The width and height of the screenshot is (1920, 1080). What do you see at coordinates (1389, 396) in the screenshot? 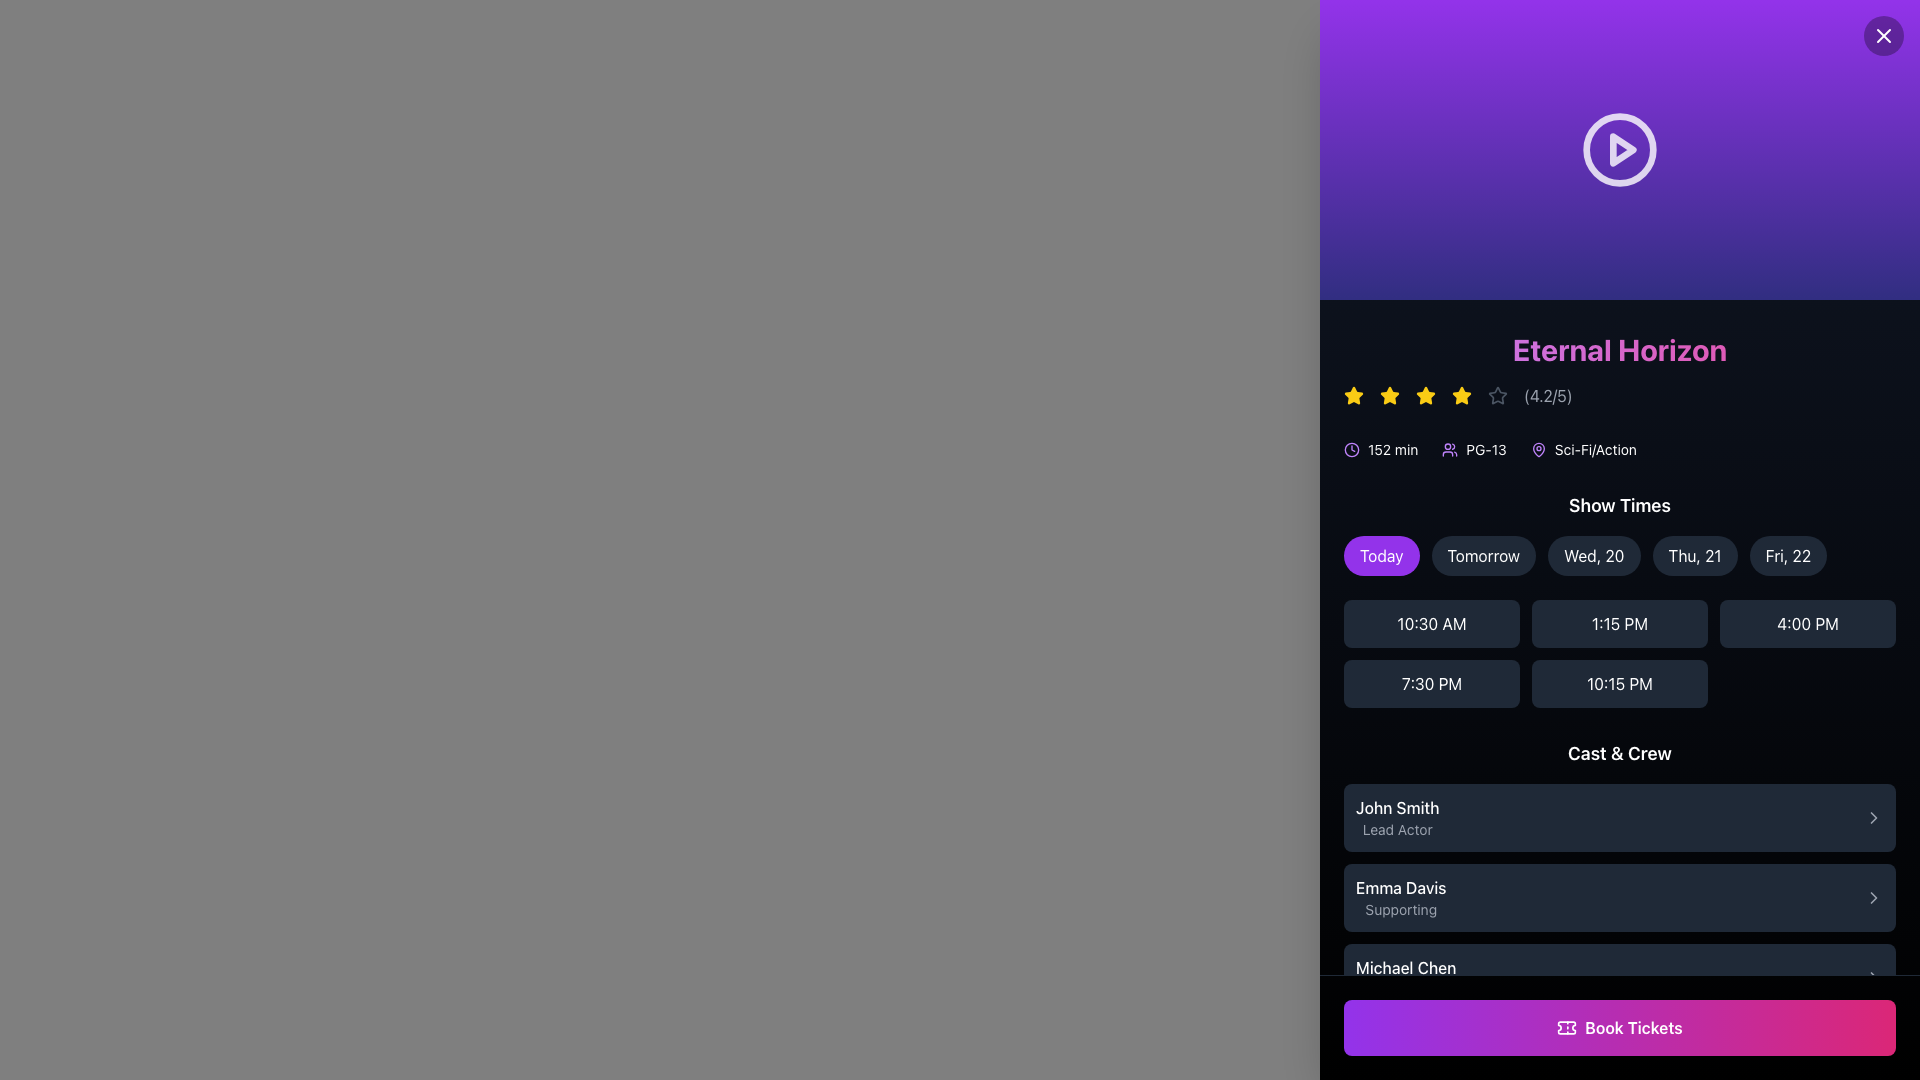
I see `the third yellow star icon in the rating component under the title 'Eternal Horizon'` at bounding box center [1389, 396].